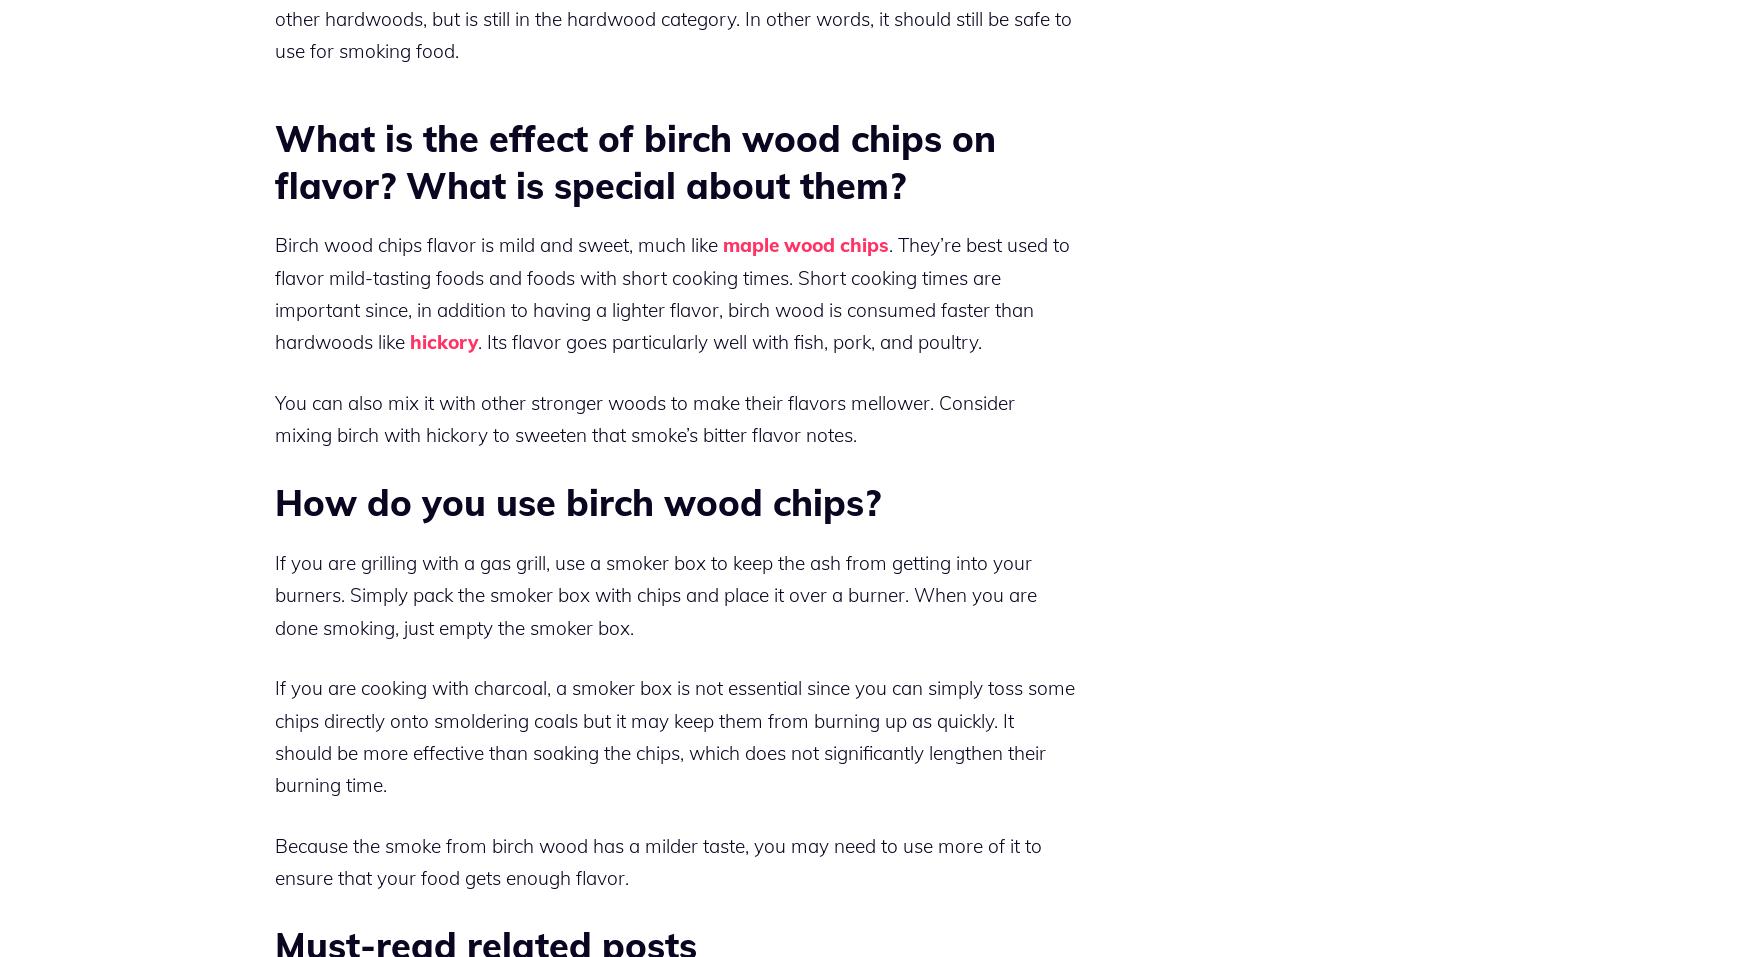 The width and height of the screenshot is (1750, 957). I want to click on 'Because the smoke from birch wood has a milder taste, you may need to use more of it to ensure that your food gets enough flavor.', so click(657, 860).